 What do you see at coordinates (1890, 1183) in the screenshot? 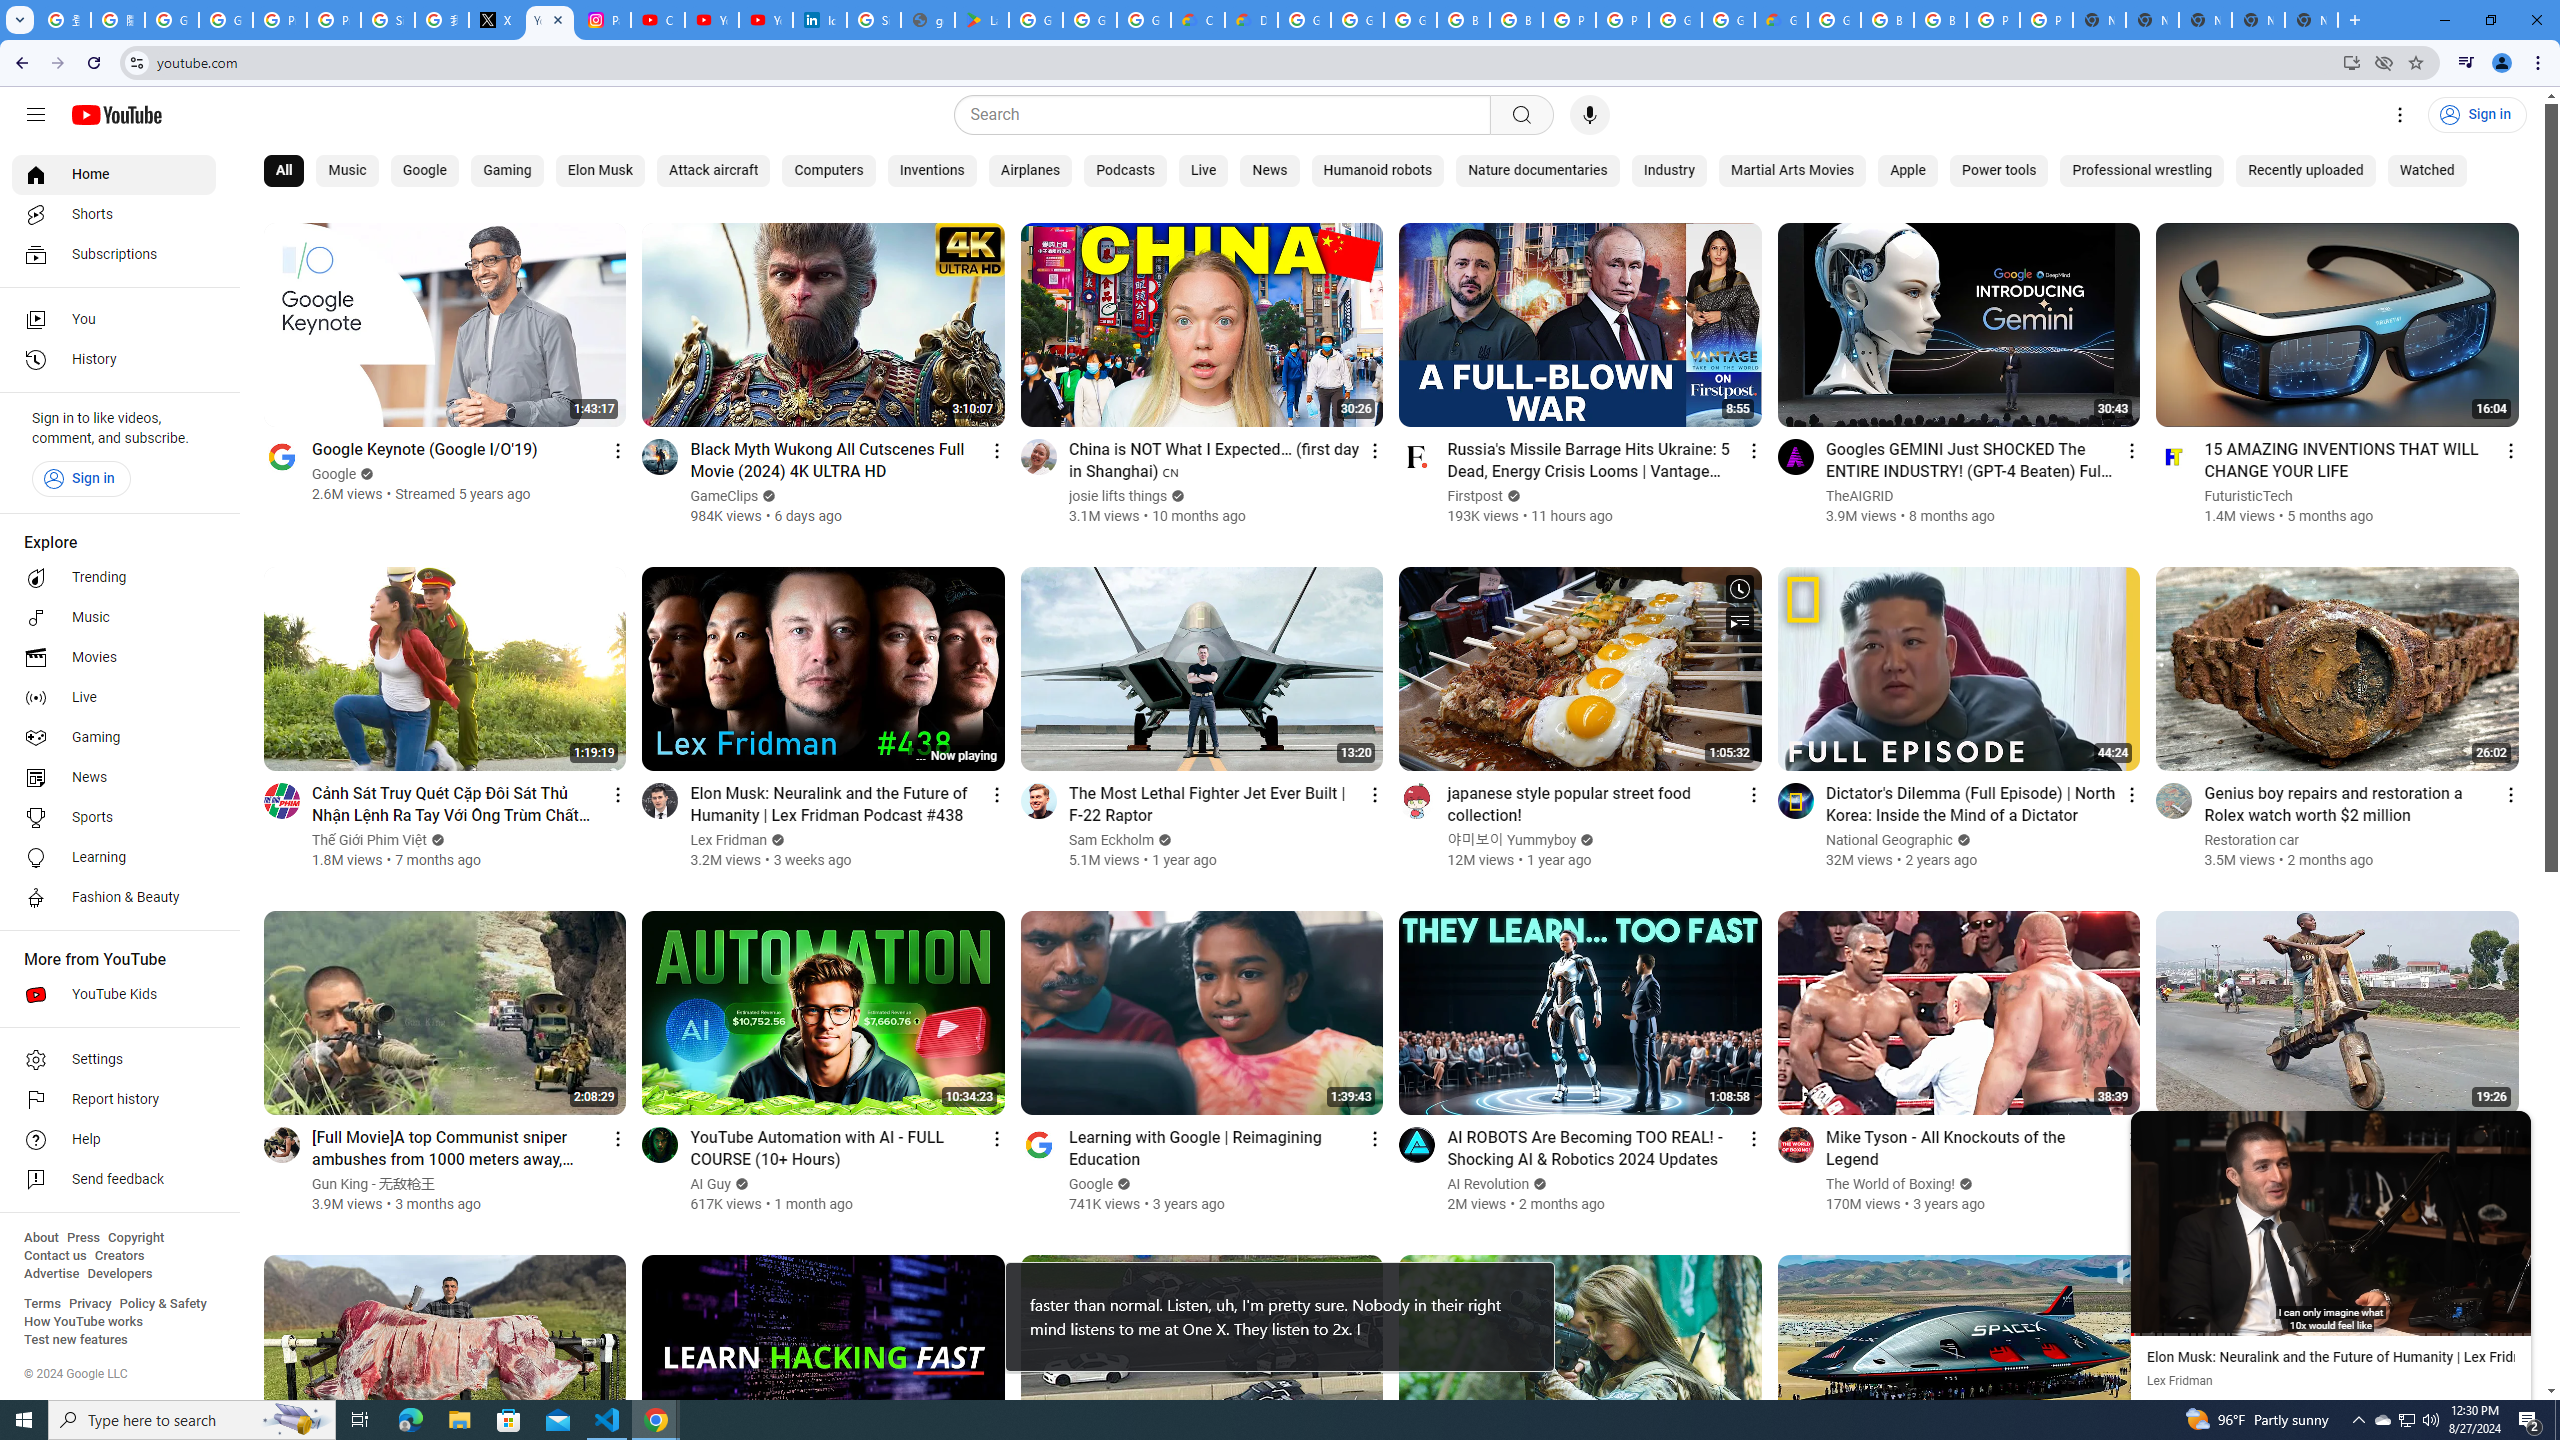
I see `'The World of Boxing!'` at bounding box center [1890, 1183].